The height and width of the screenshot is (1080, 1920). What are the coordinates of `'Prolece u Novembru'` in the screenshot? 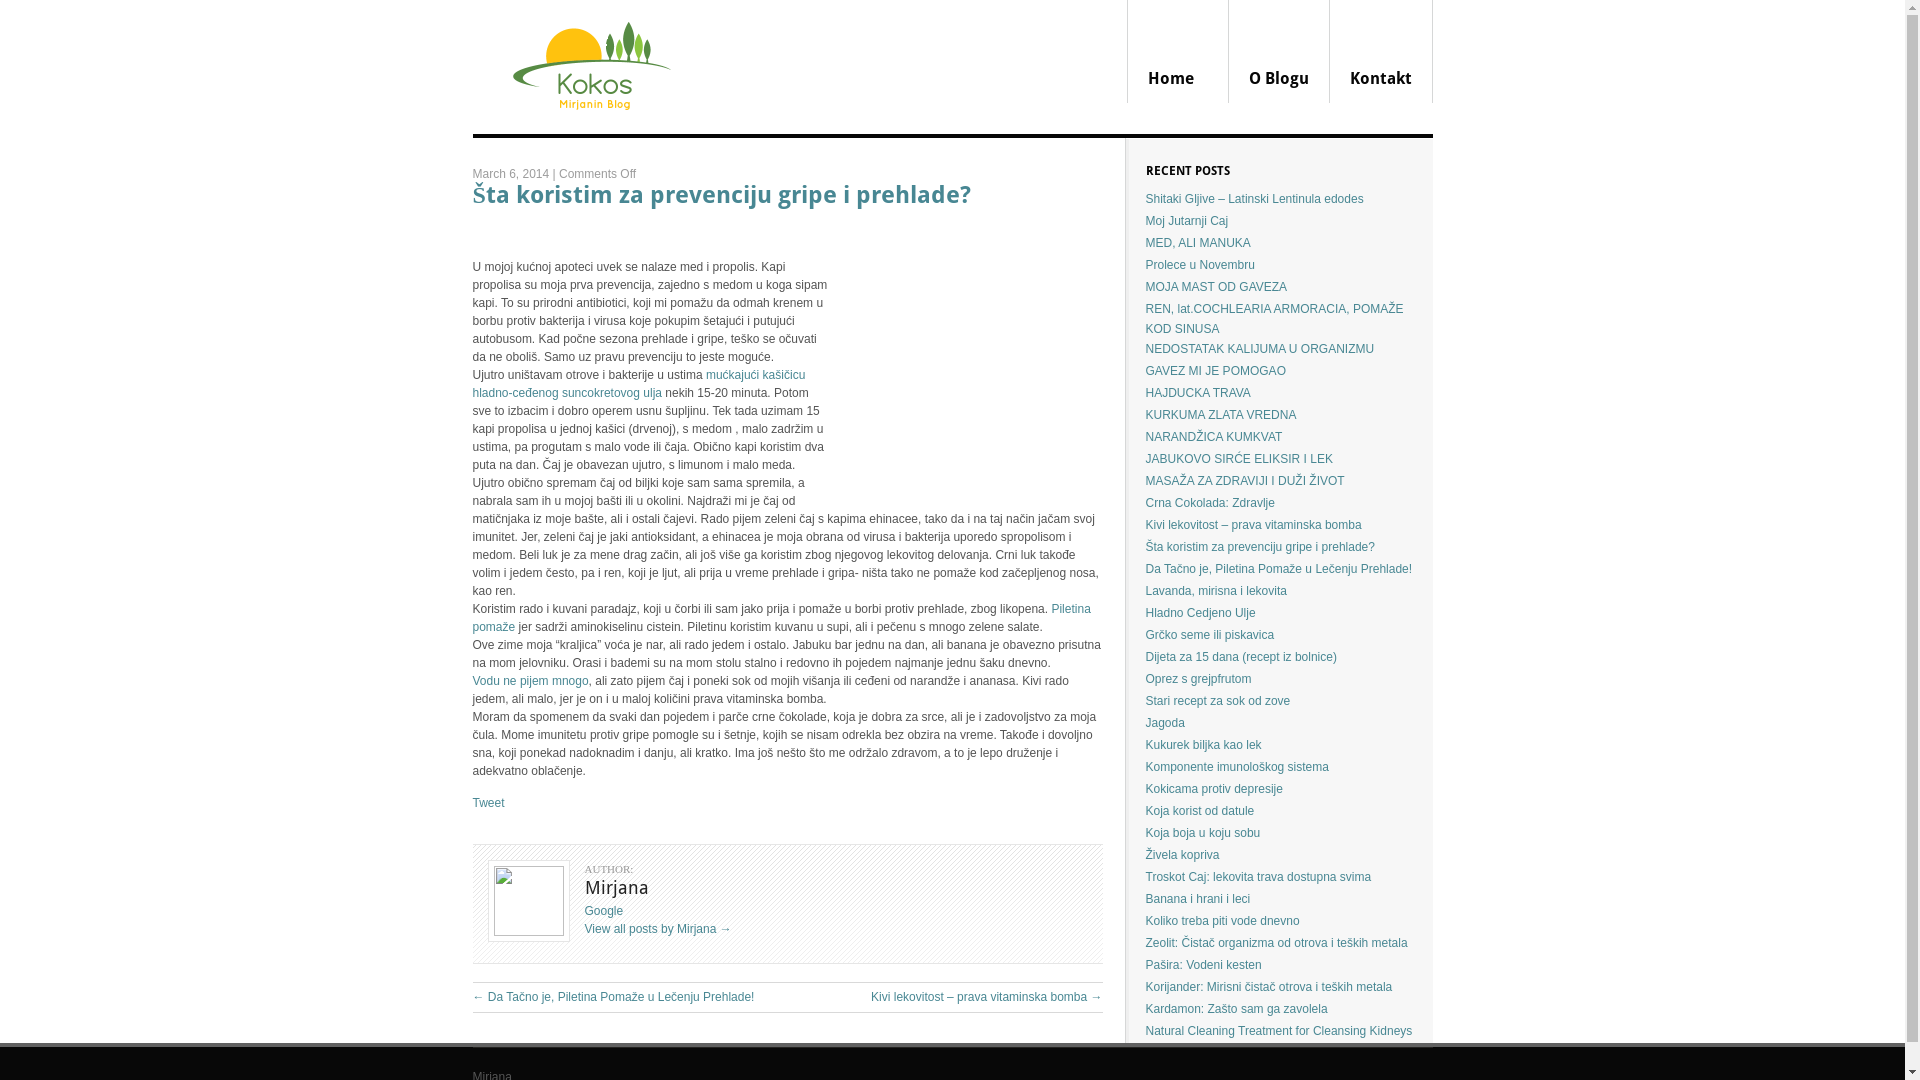 It's located at (1200, 264).